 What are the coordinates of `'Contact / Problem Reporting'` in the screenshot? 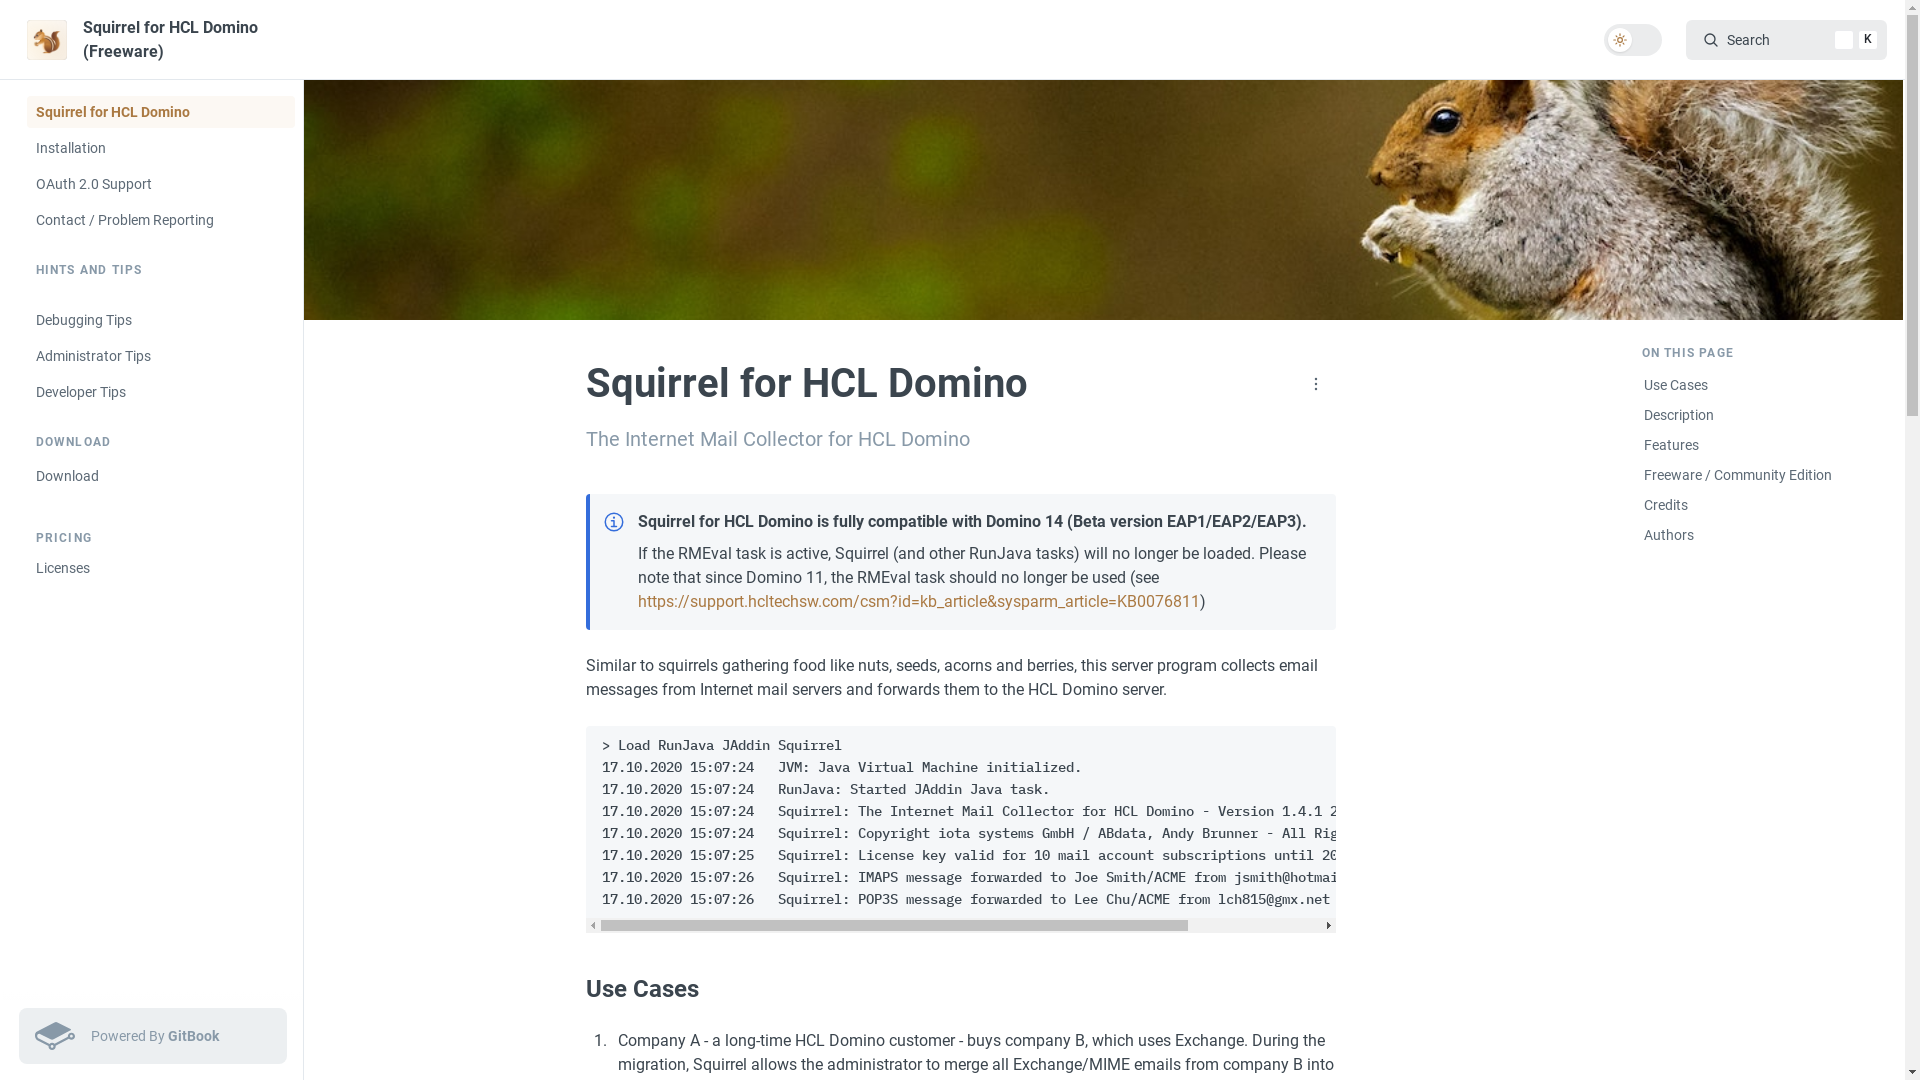 It's located at (25, 219).